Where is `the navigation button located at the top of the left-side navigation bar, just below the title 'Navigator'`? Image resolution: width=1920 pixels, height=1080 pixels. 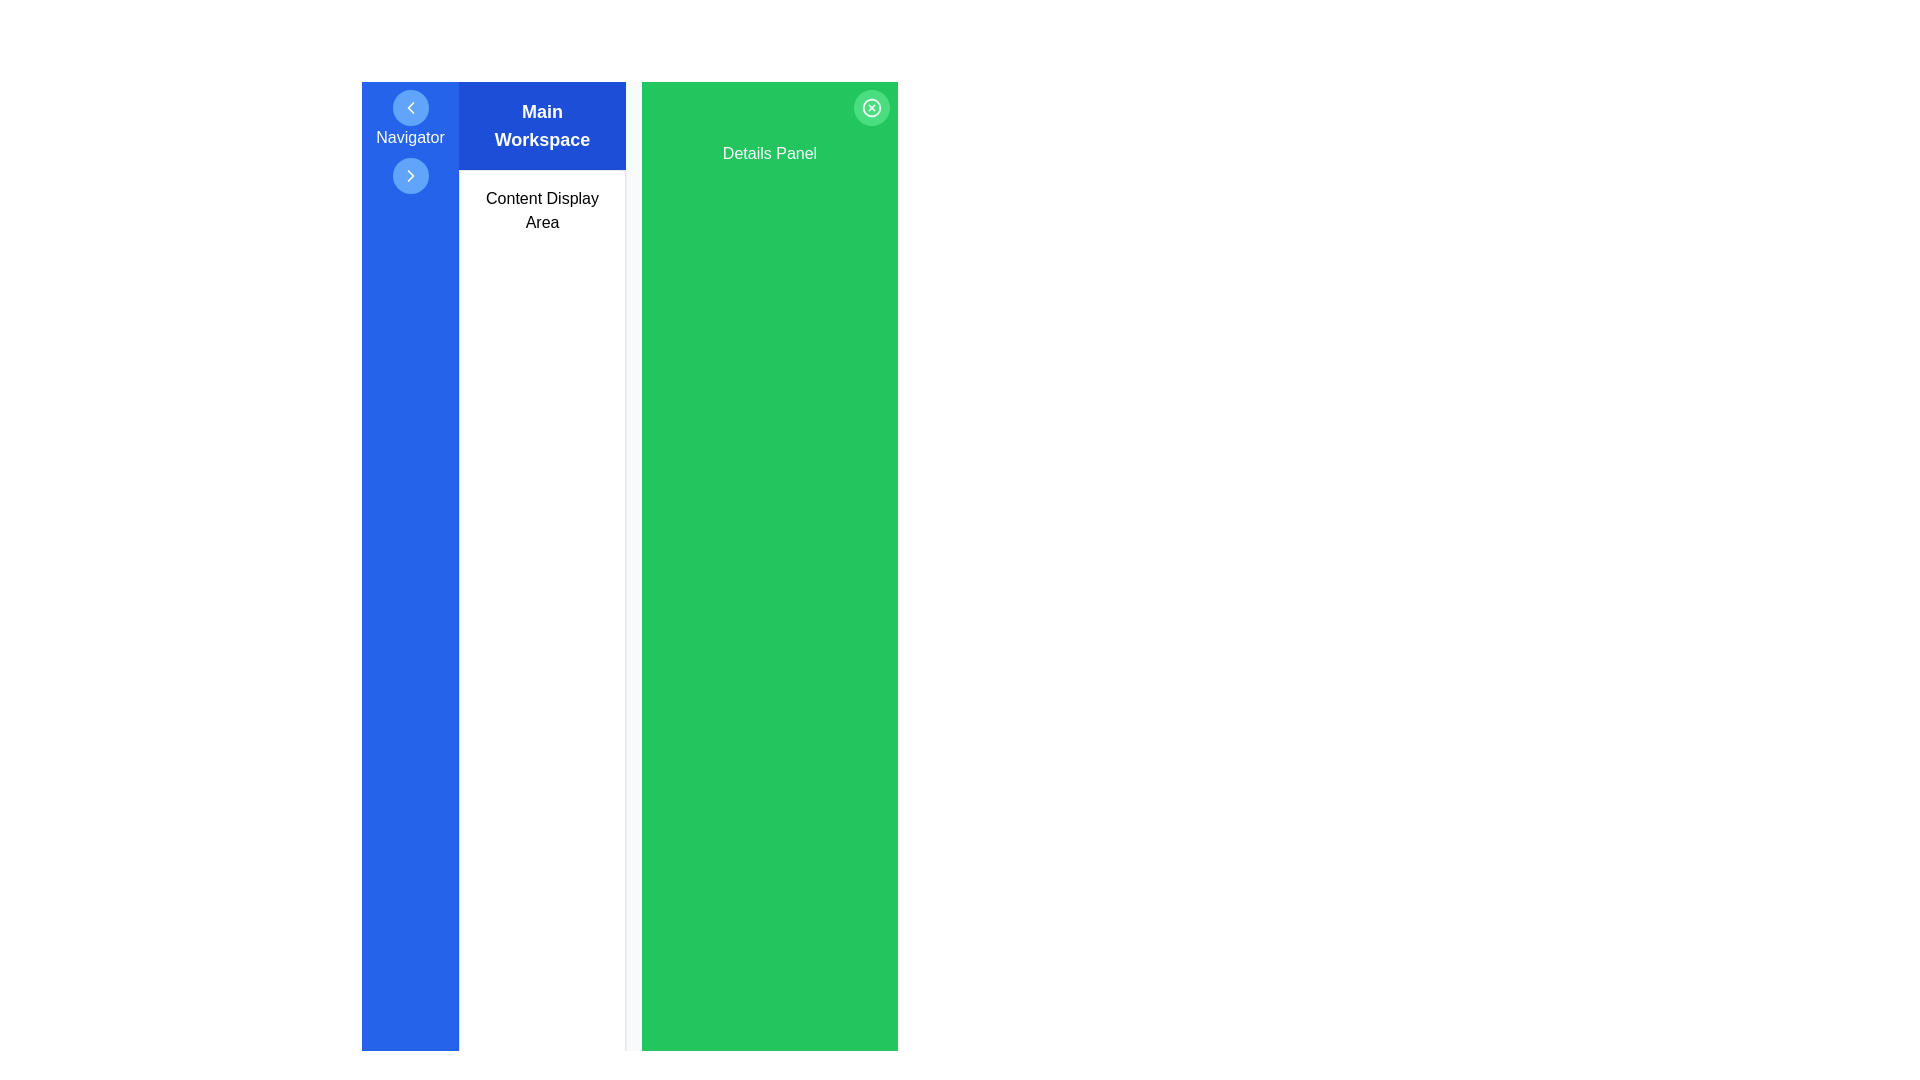
the navigation button located at the top of the left-side navigation bar, just below the title 'Navigator' is located at coordinates (409, 108).